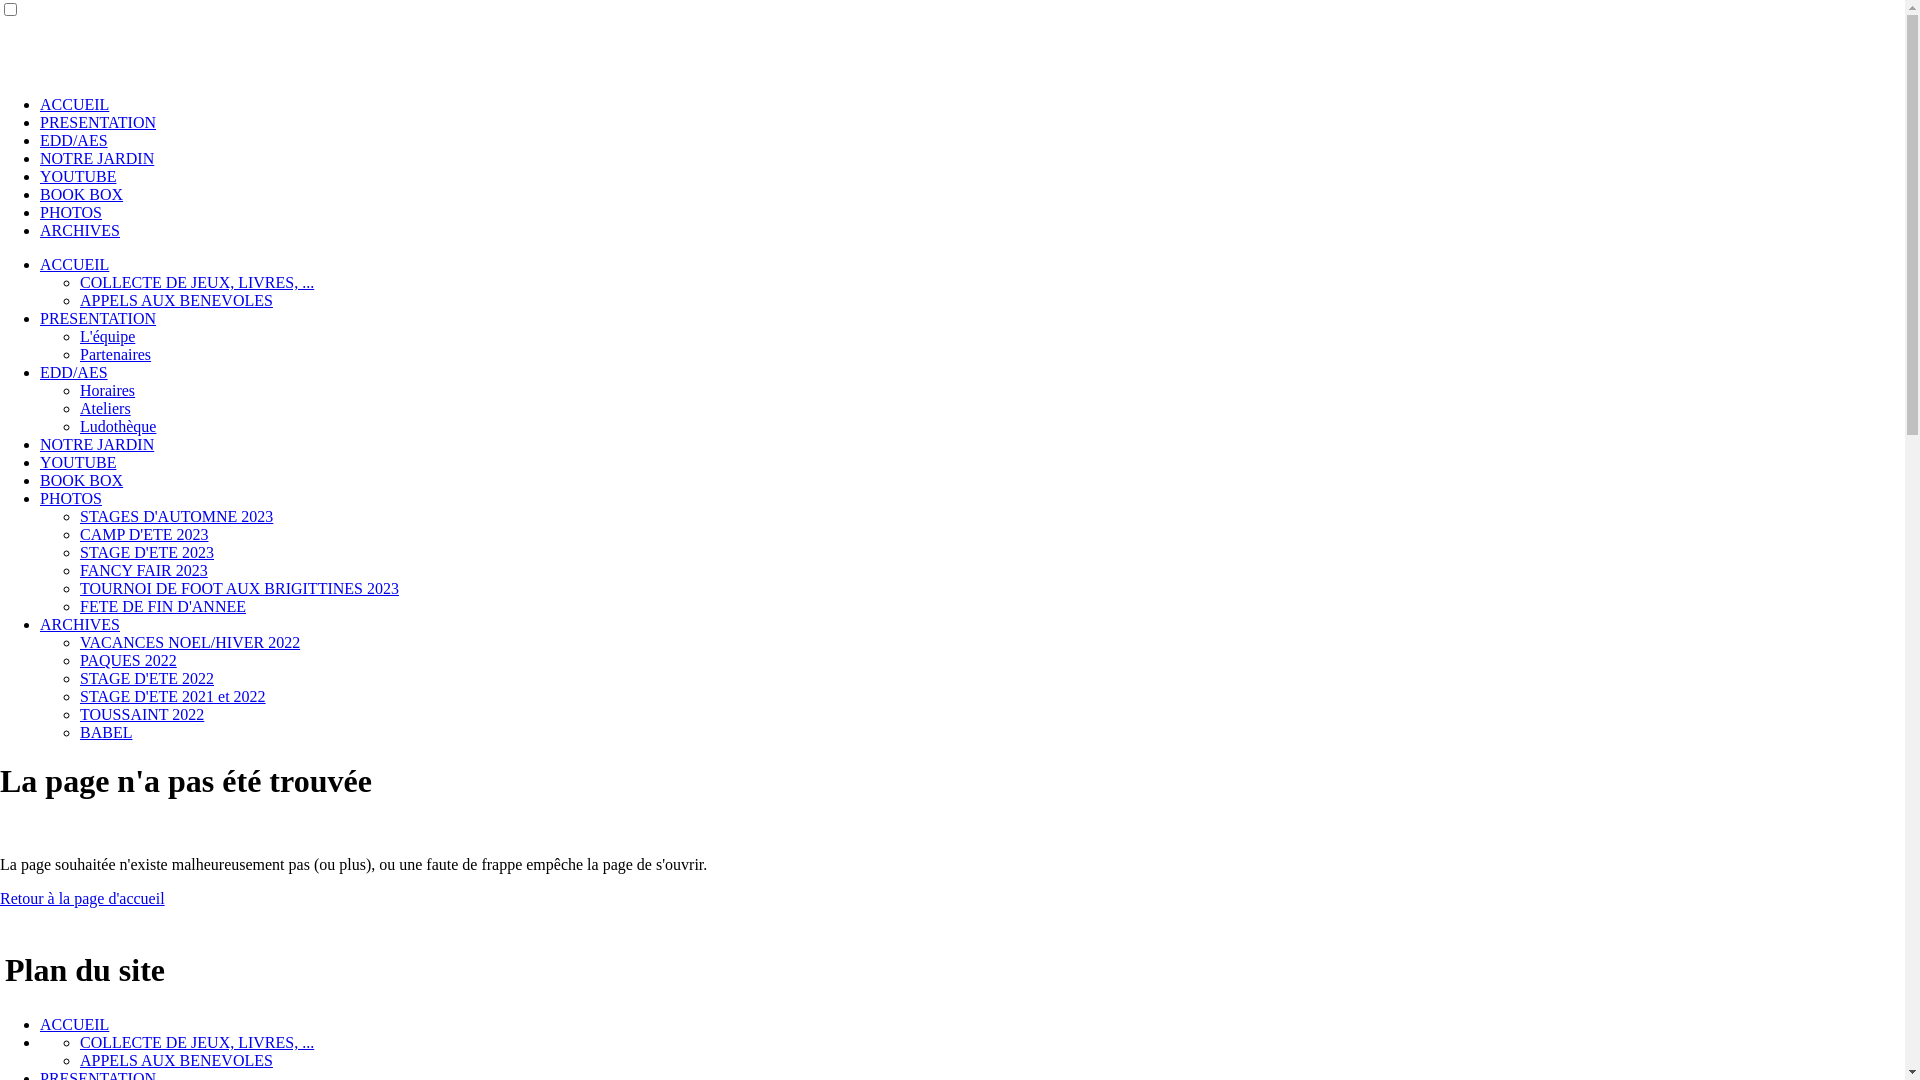  I want to click on 'STAGE D'ETE 2021 et 2022', so click(172, 695).